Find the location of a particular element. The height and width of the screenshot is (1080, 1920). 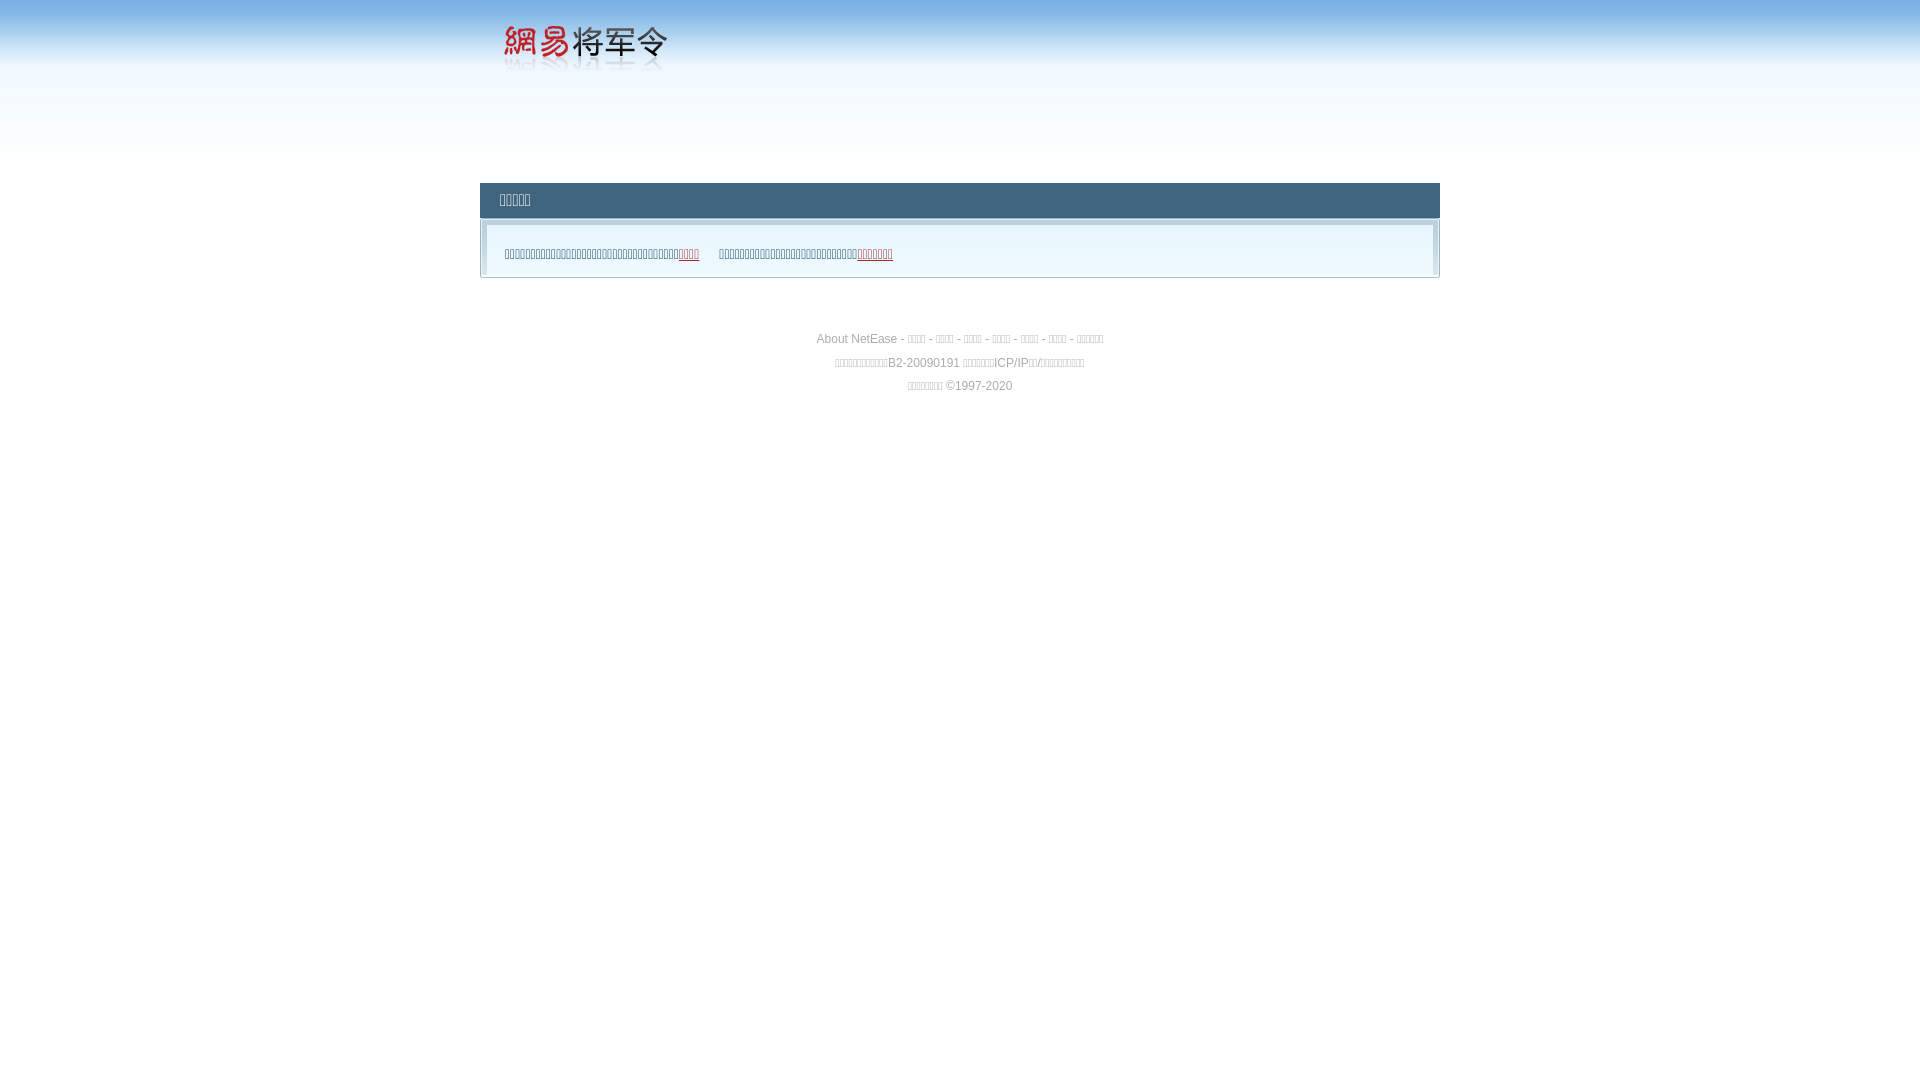

'About NetEase' is located at coordinates (857, 338).